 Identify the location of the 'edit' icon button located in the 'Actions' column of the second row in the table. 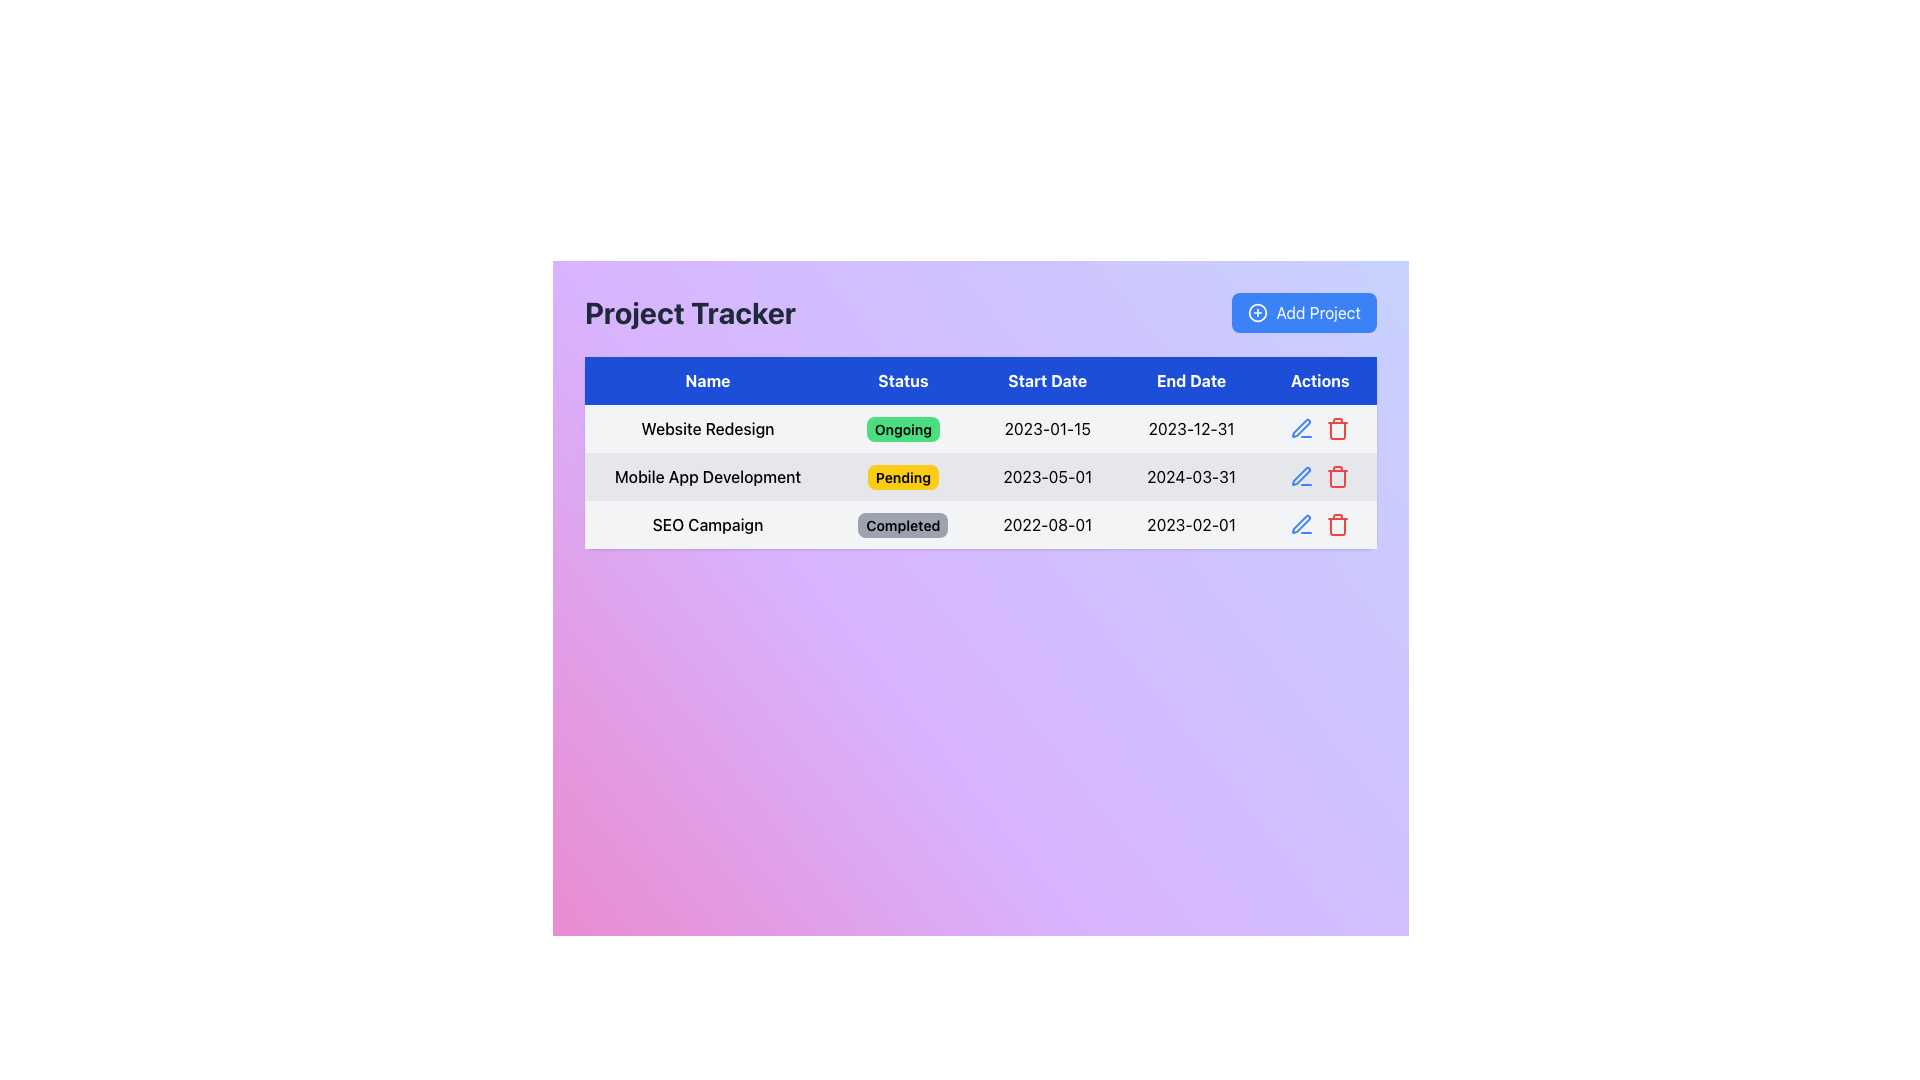
(1302, 477).